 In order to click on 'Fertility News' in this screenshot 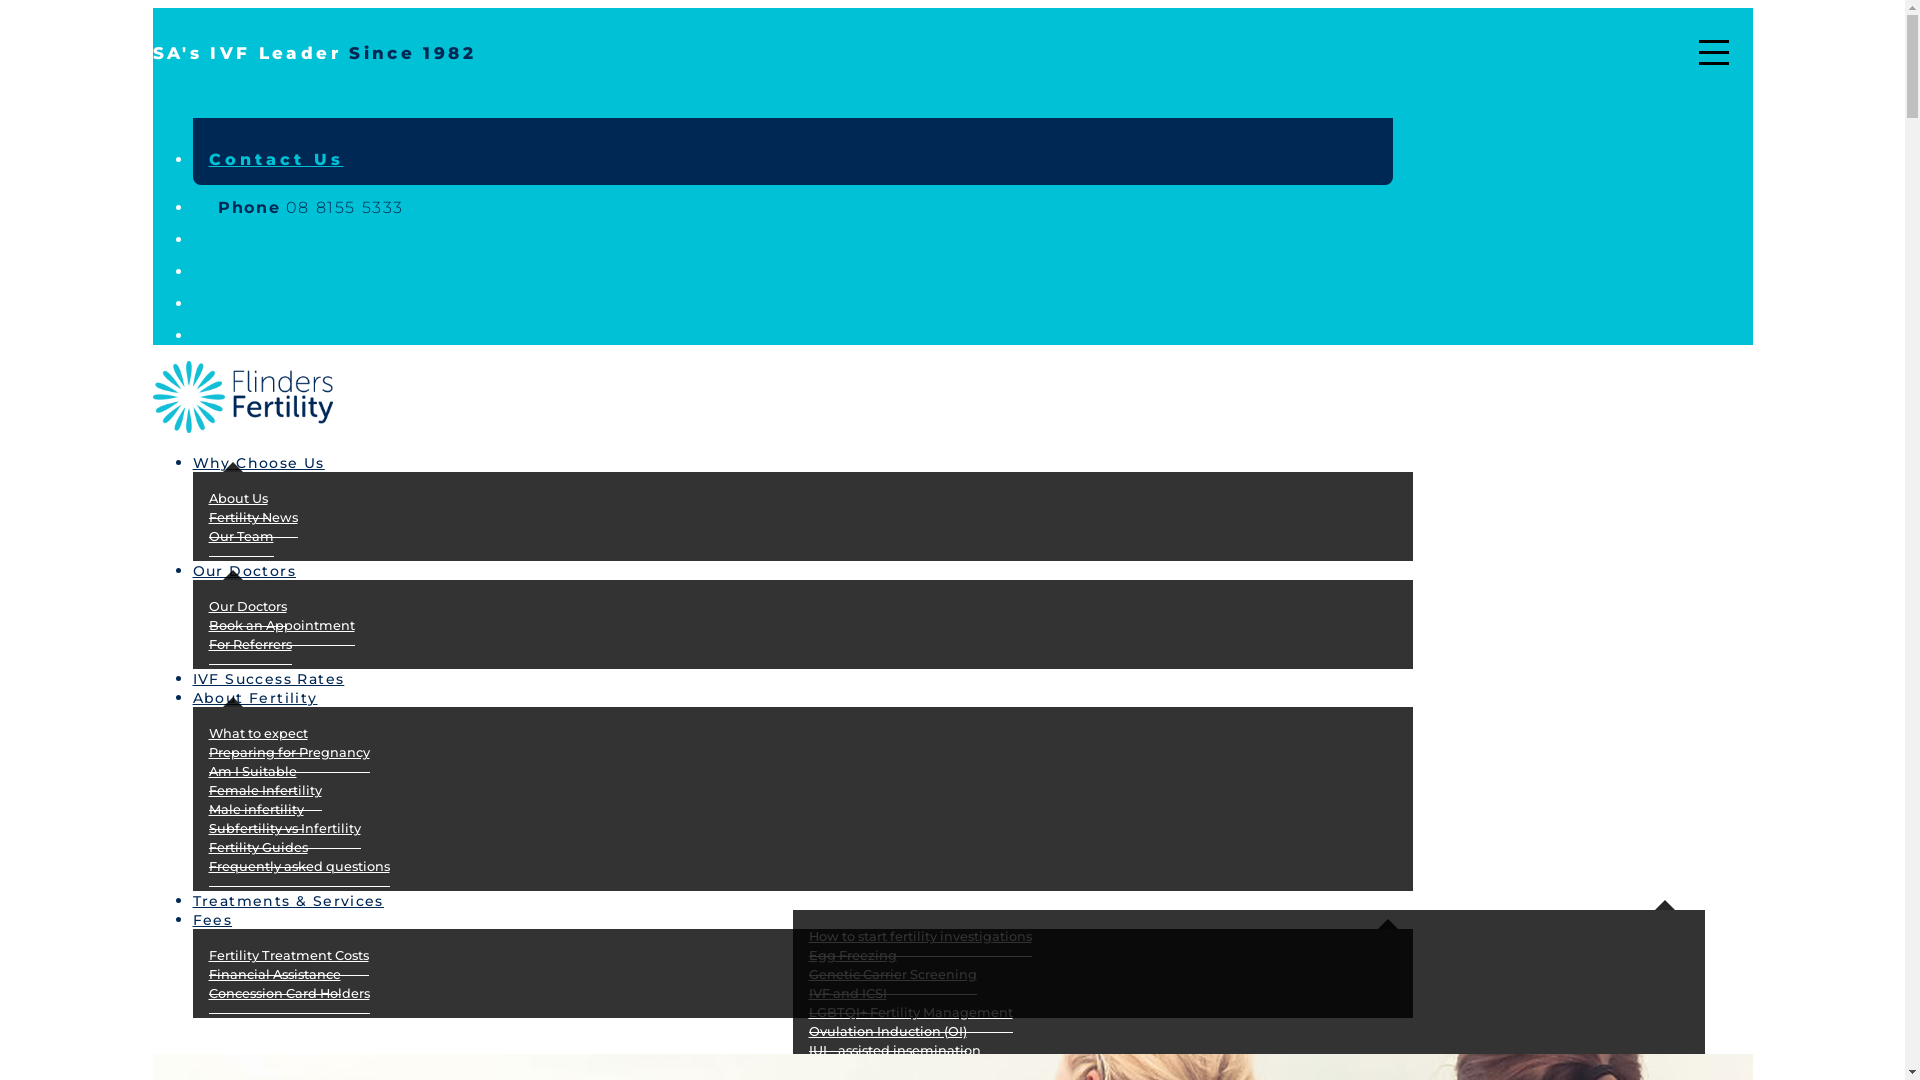, I will do `click(251, 516)`.